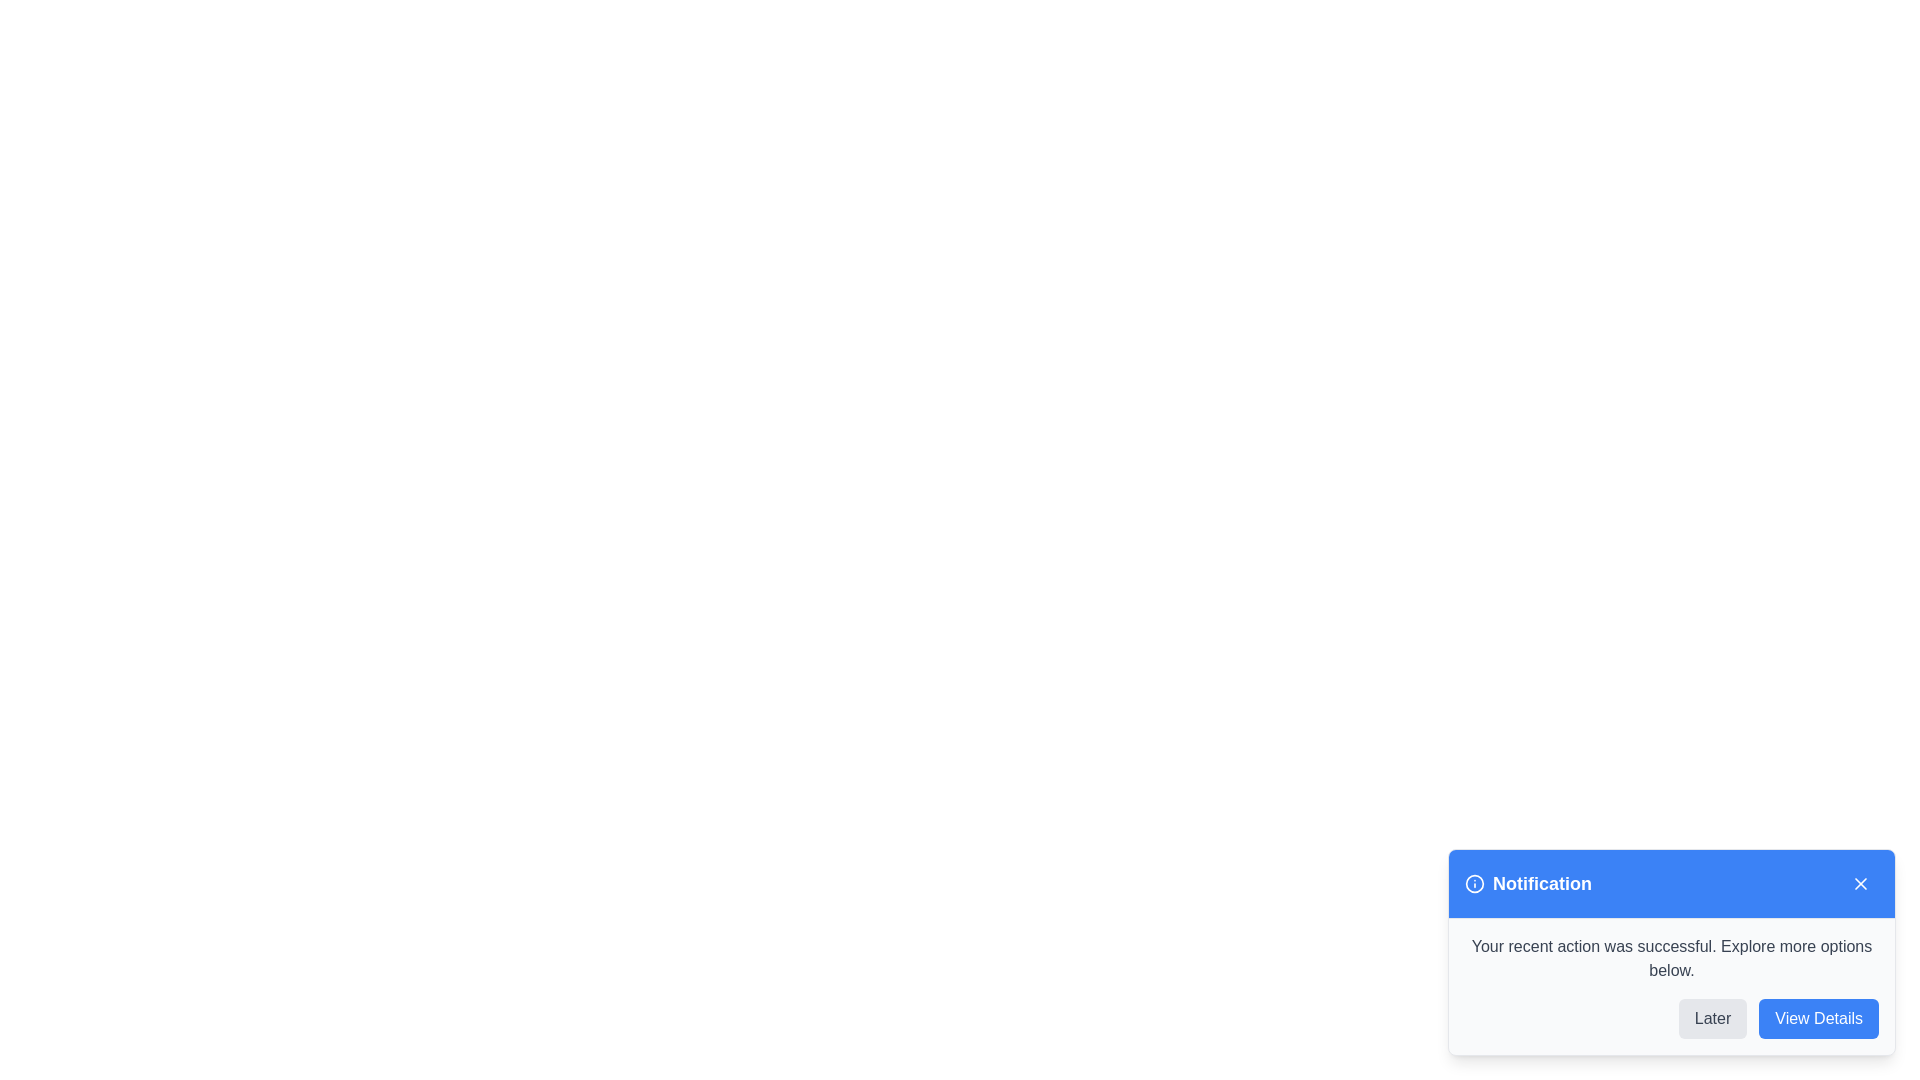  What do you see at coordinates (1819, 1018) in the screenshot?
I see `the second button in the horizontal button group located at the bottom-right section of the notification card to observe the hover effect` at bounding box center [1819, 1018].